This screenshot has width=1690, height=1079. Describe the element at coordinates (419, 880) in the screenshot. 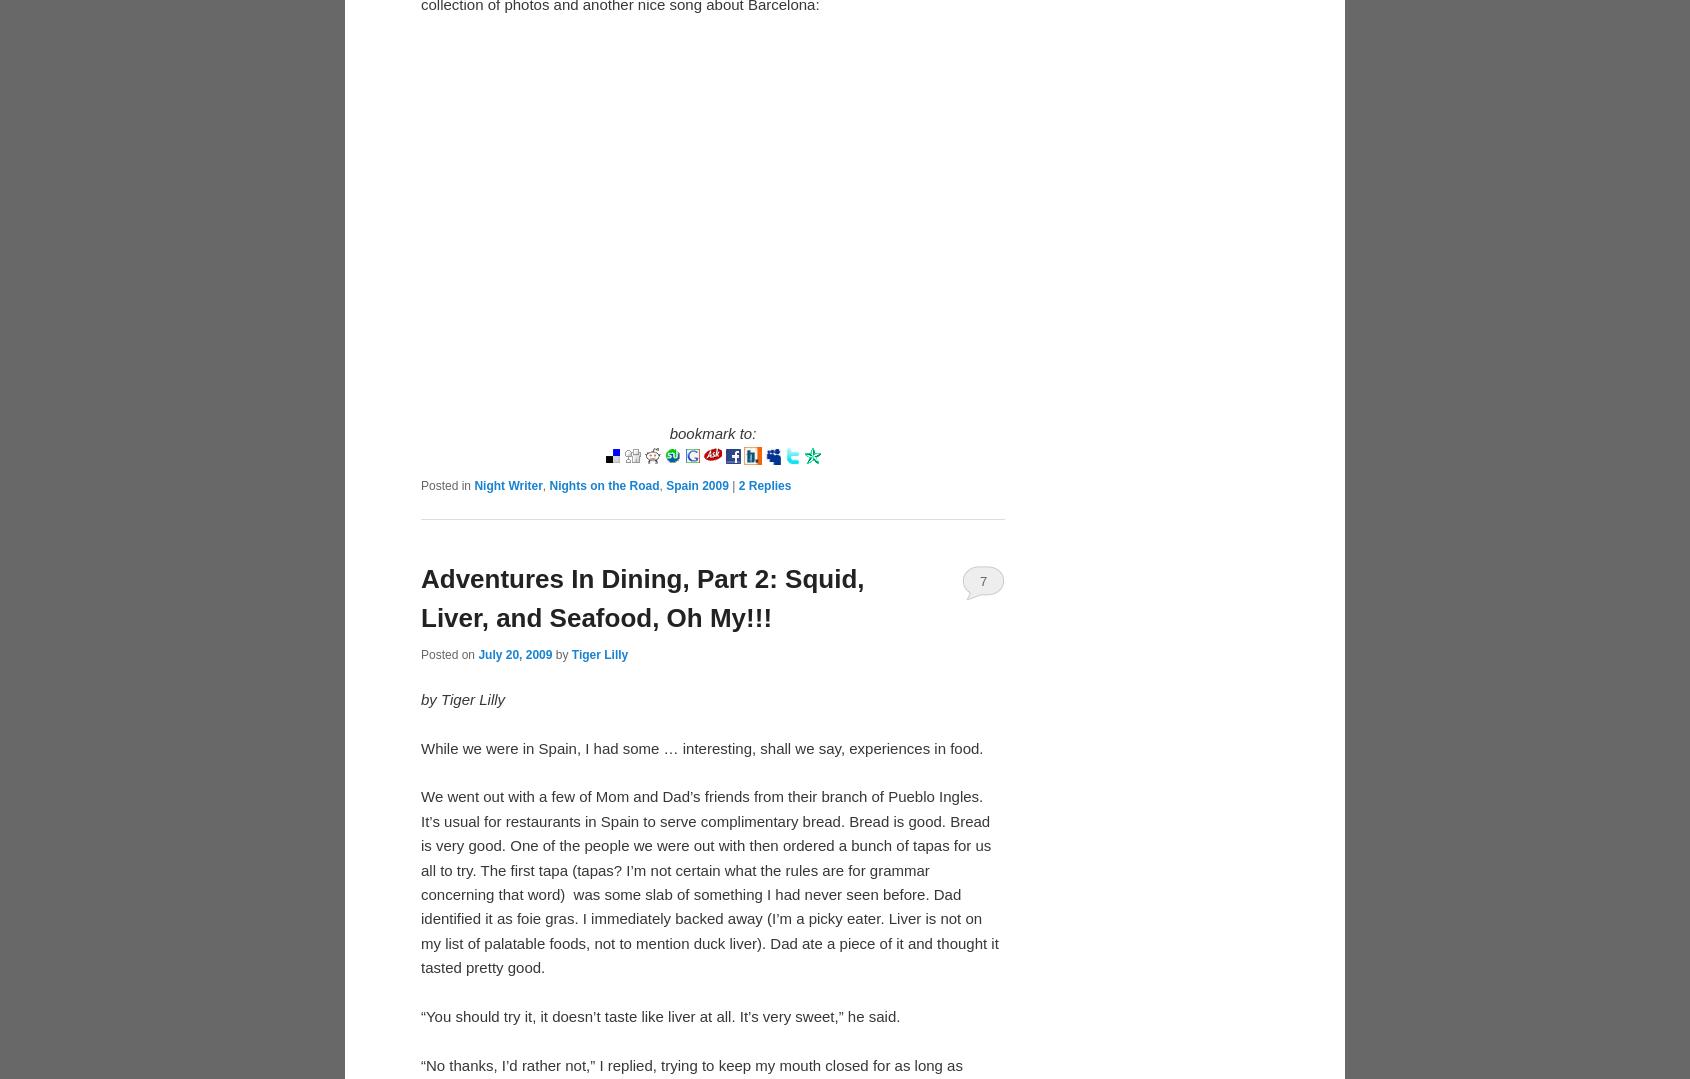

I see `'We went out with a few of Mom and Dad’s friends from their branch of Pueblo Ingles. It’s usual for restaurants in Spain to serve complimentary bread. Bread is good. Bread is very good. One of the people we were out with then ordered a bunch of tapas for us all to try. The first tapa (tapas? I’m not certain what the rules are for grammar concerning that word)  was some slab of something I had never seen before. Dad identified it as foie gras. I immediately backed away (I’m a picky eater. Liver is not on my list of palatable foods, not to mention duck liver). Dad ate a piece of it and thought it tasted pretty good.'` at that location.